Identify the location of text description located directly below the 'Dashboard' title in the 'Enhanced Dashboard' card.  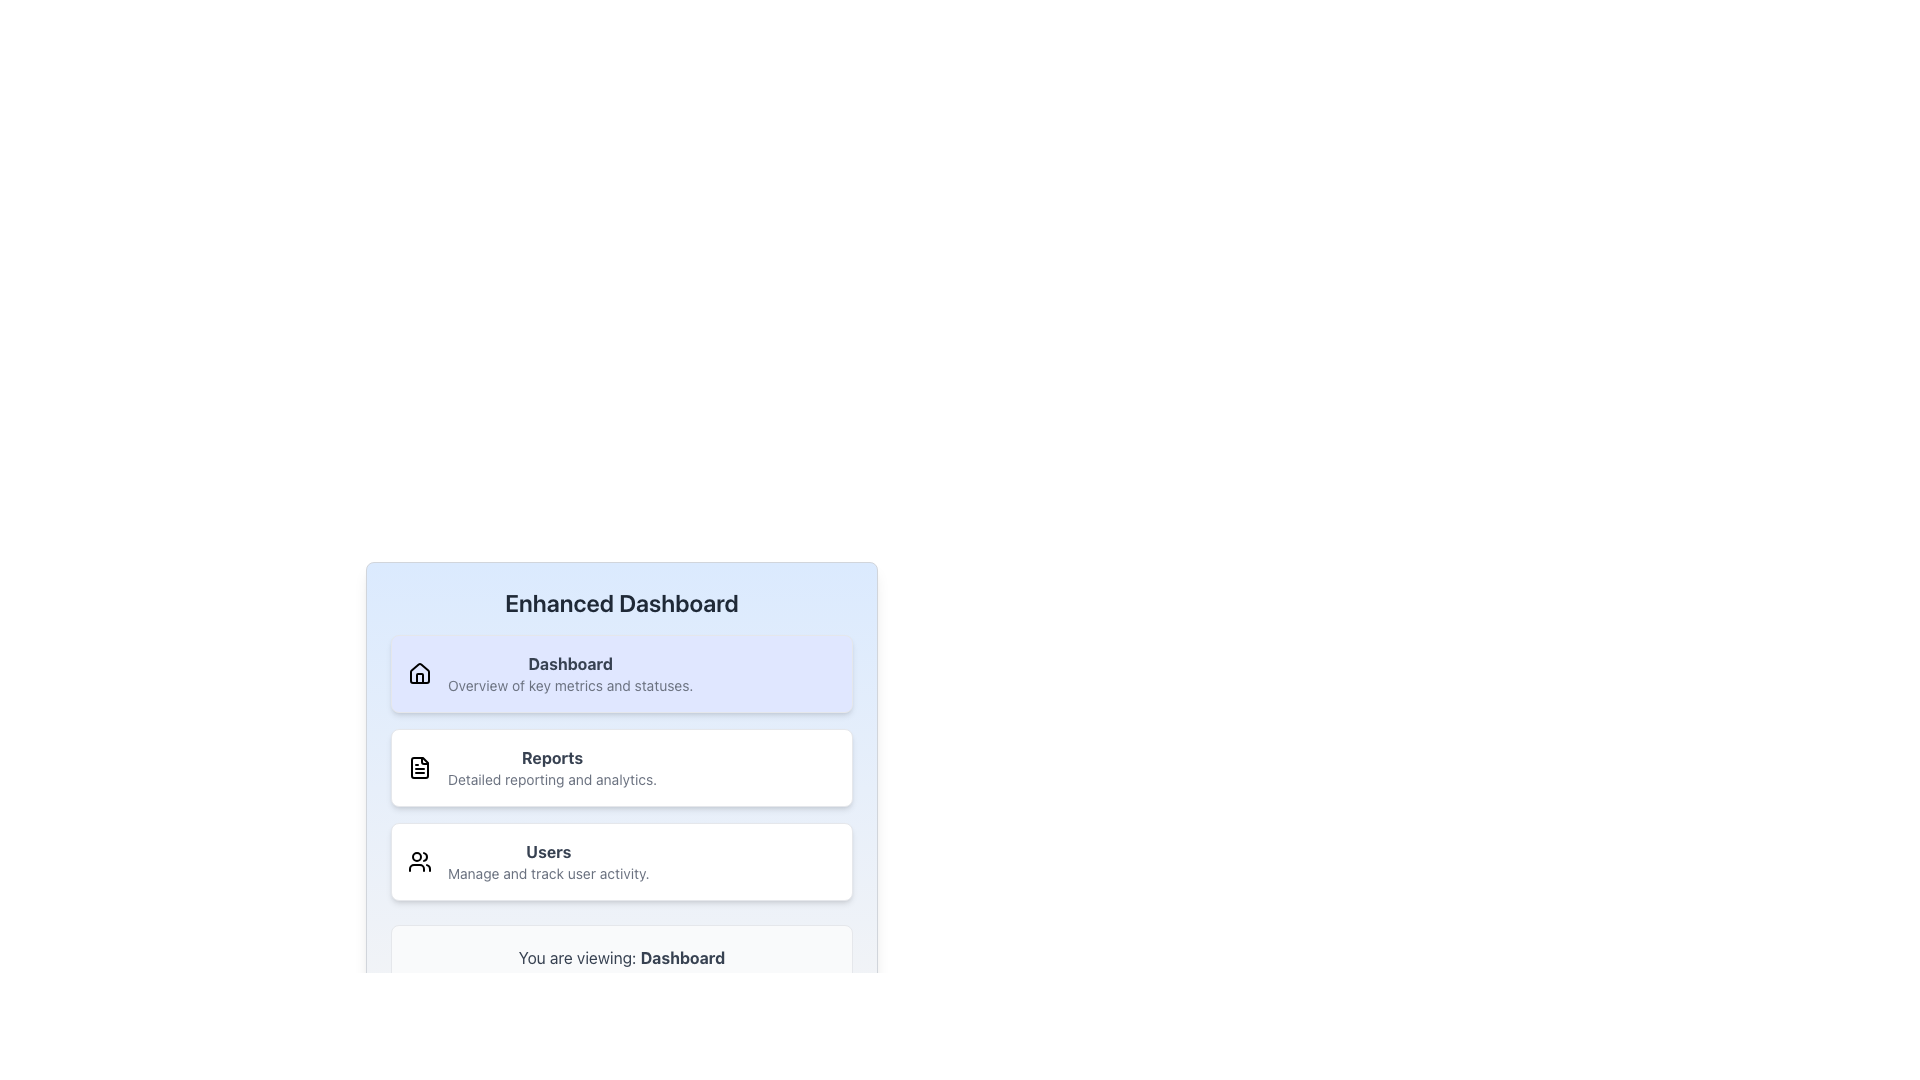
(569, 685).